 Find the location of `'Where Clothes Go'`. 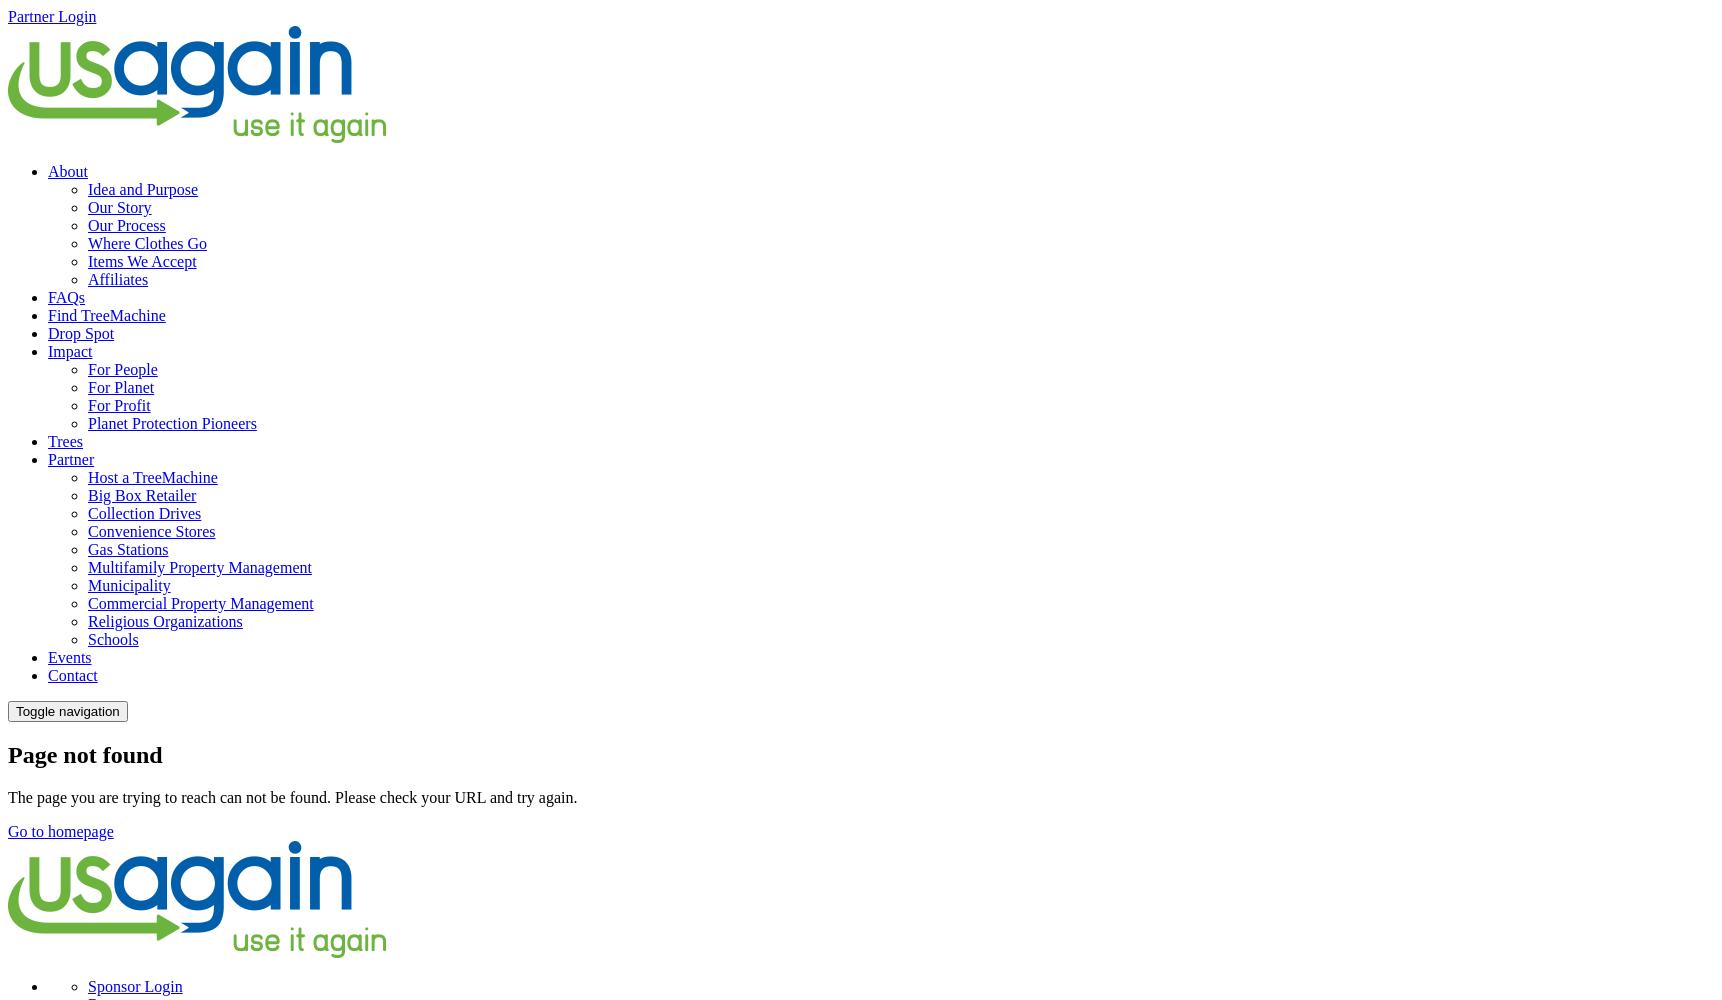

'Where Clothes Go' is located at coordinates (147, 242).